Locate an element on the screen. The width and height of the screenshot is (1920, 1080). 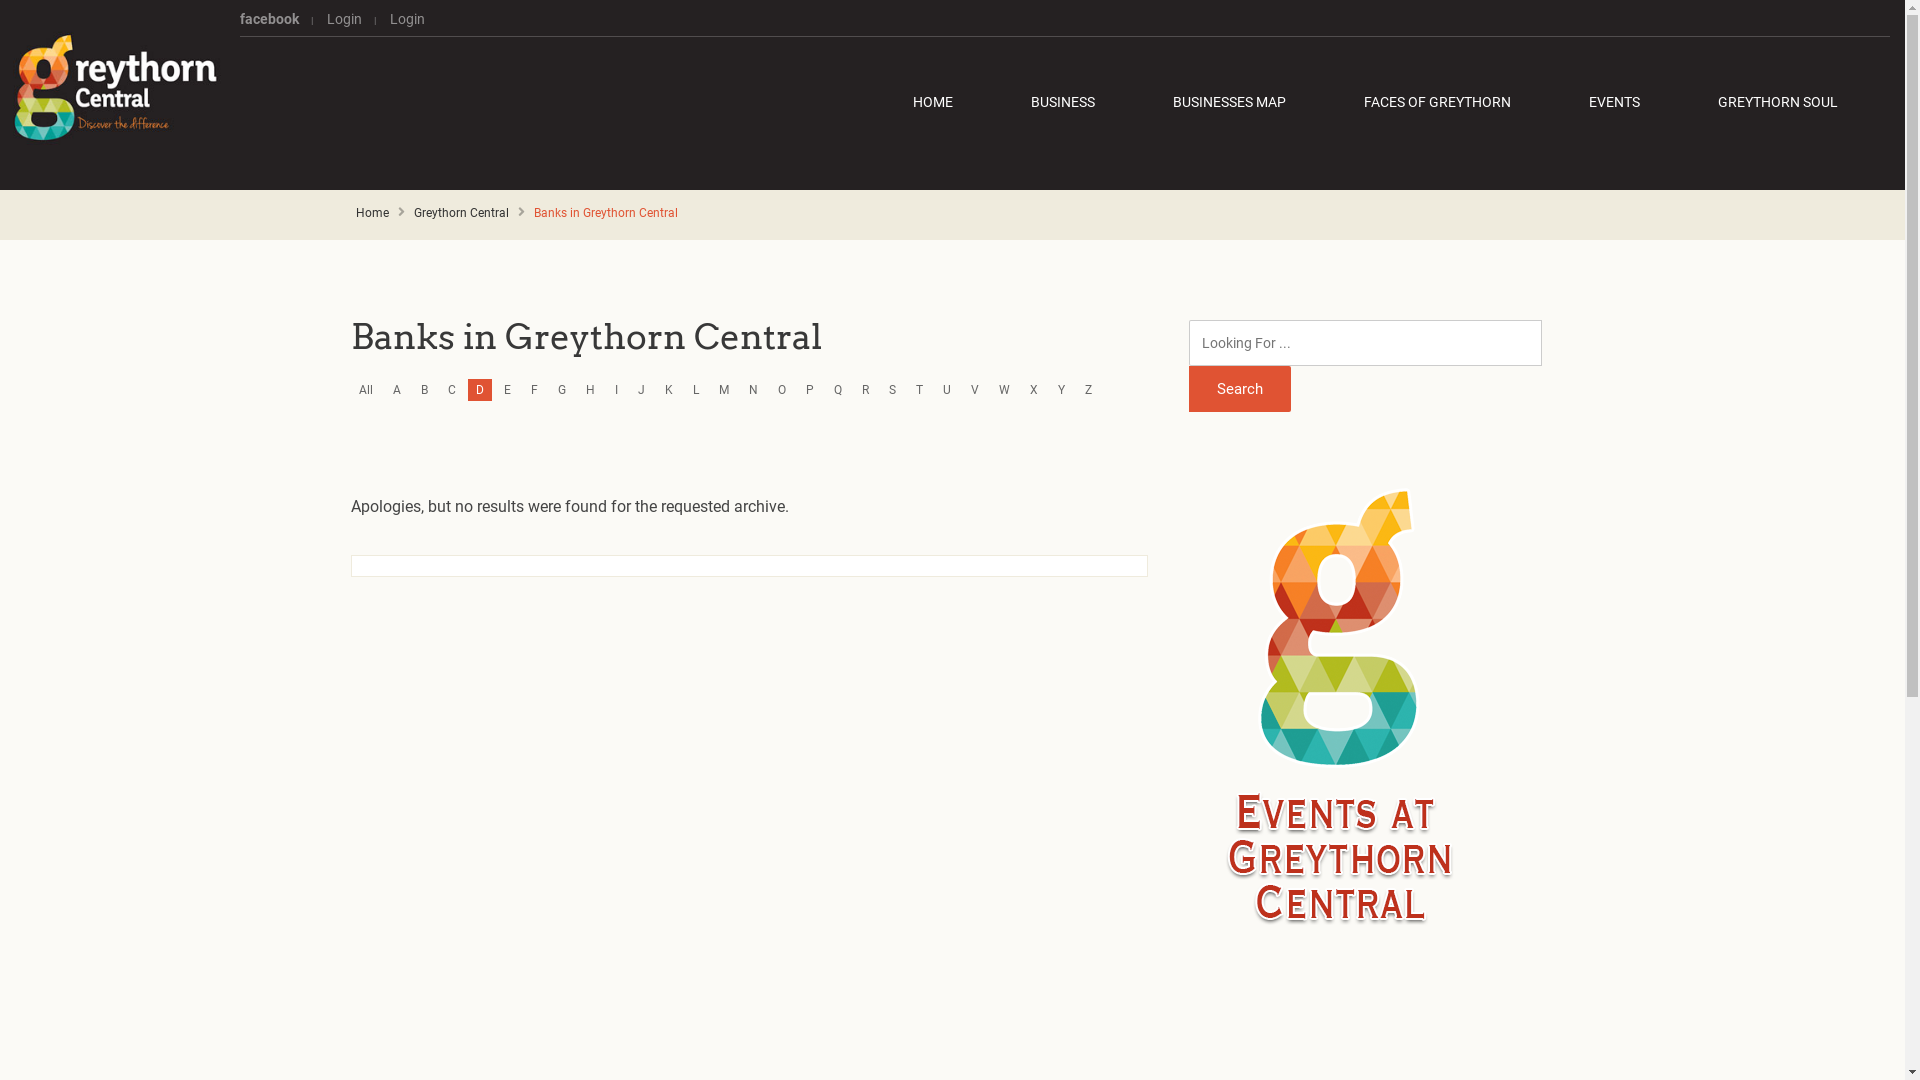
'E' is located at coordinates (507, 389).